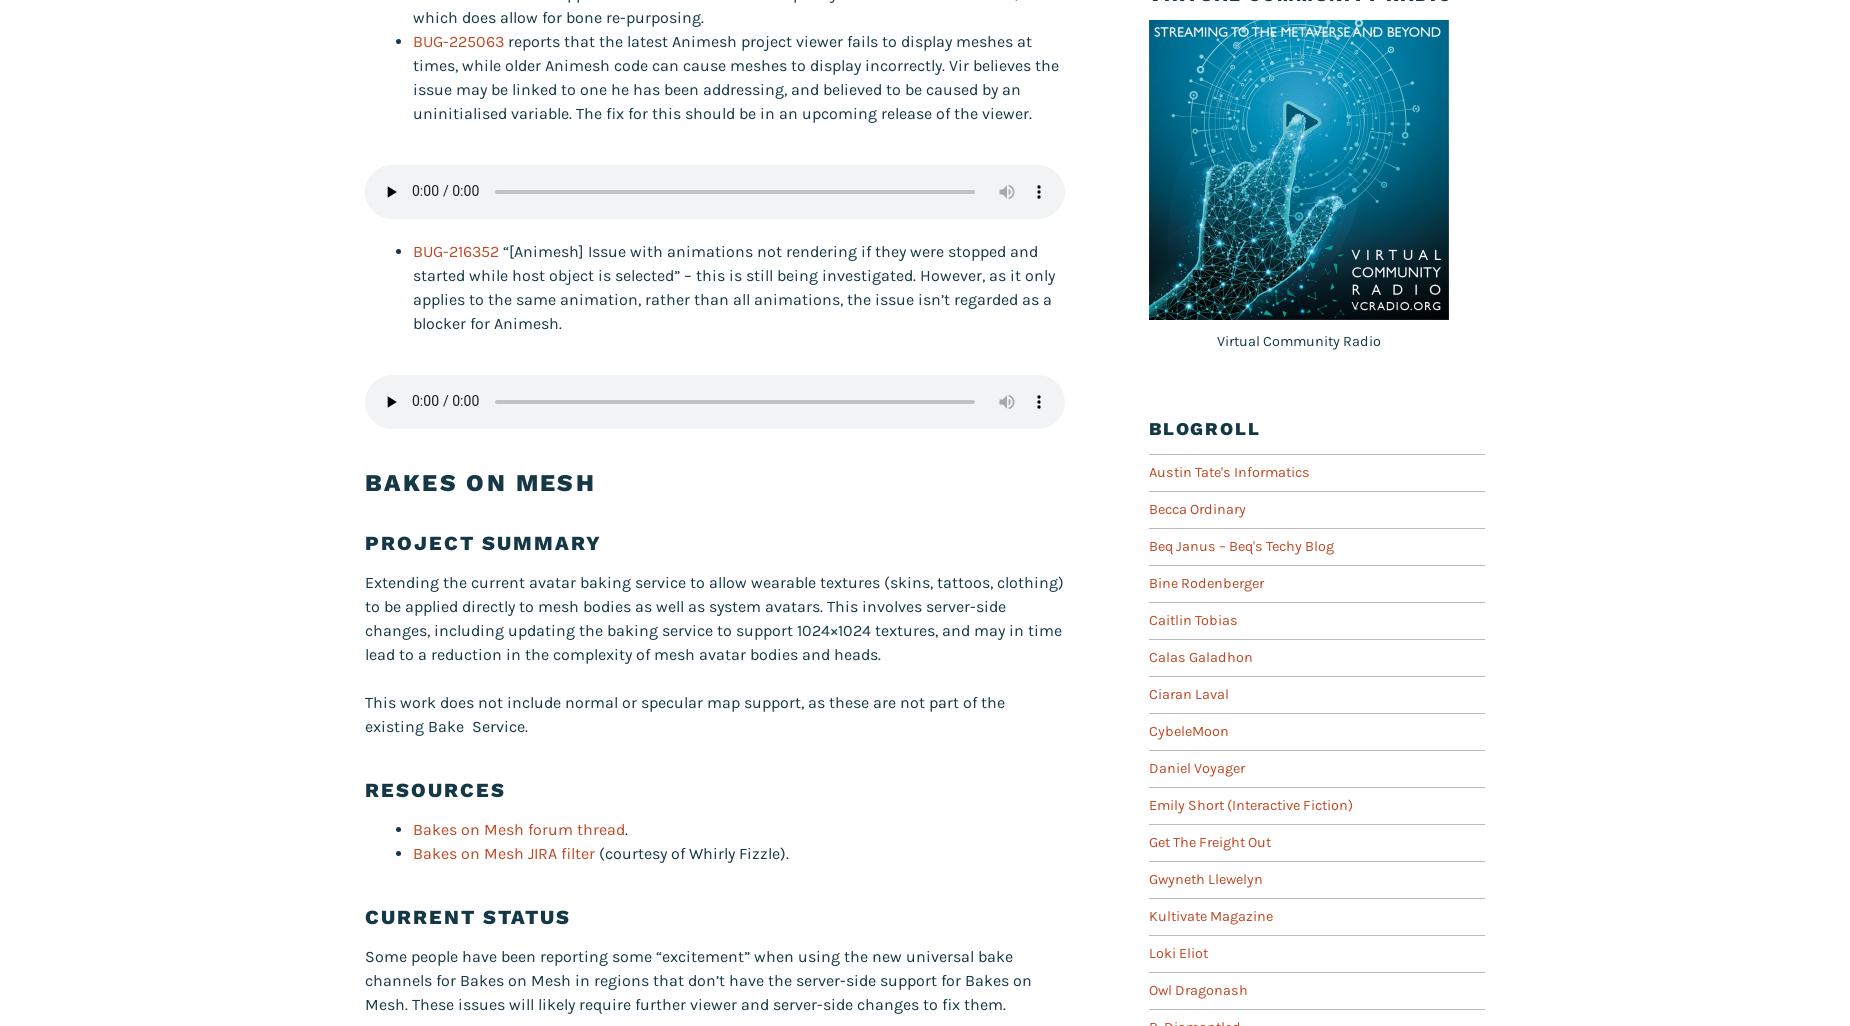 Image resolution: width=1850 pixels, height=1026 pixels. I want to click on 'Loki Eliot', so click(1177, 952).